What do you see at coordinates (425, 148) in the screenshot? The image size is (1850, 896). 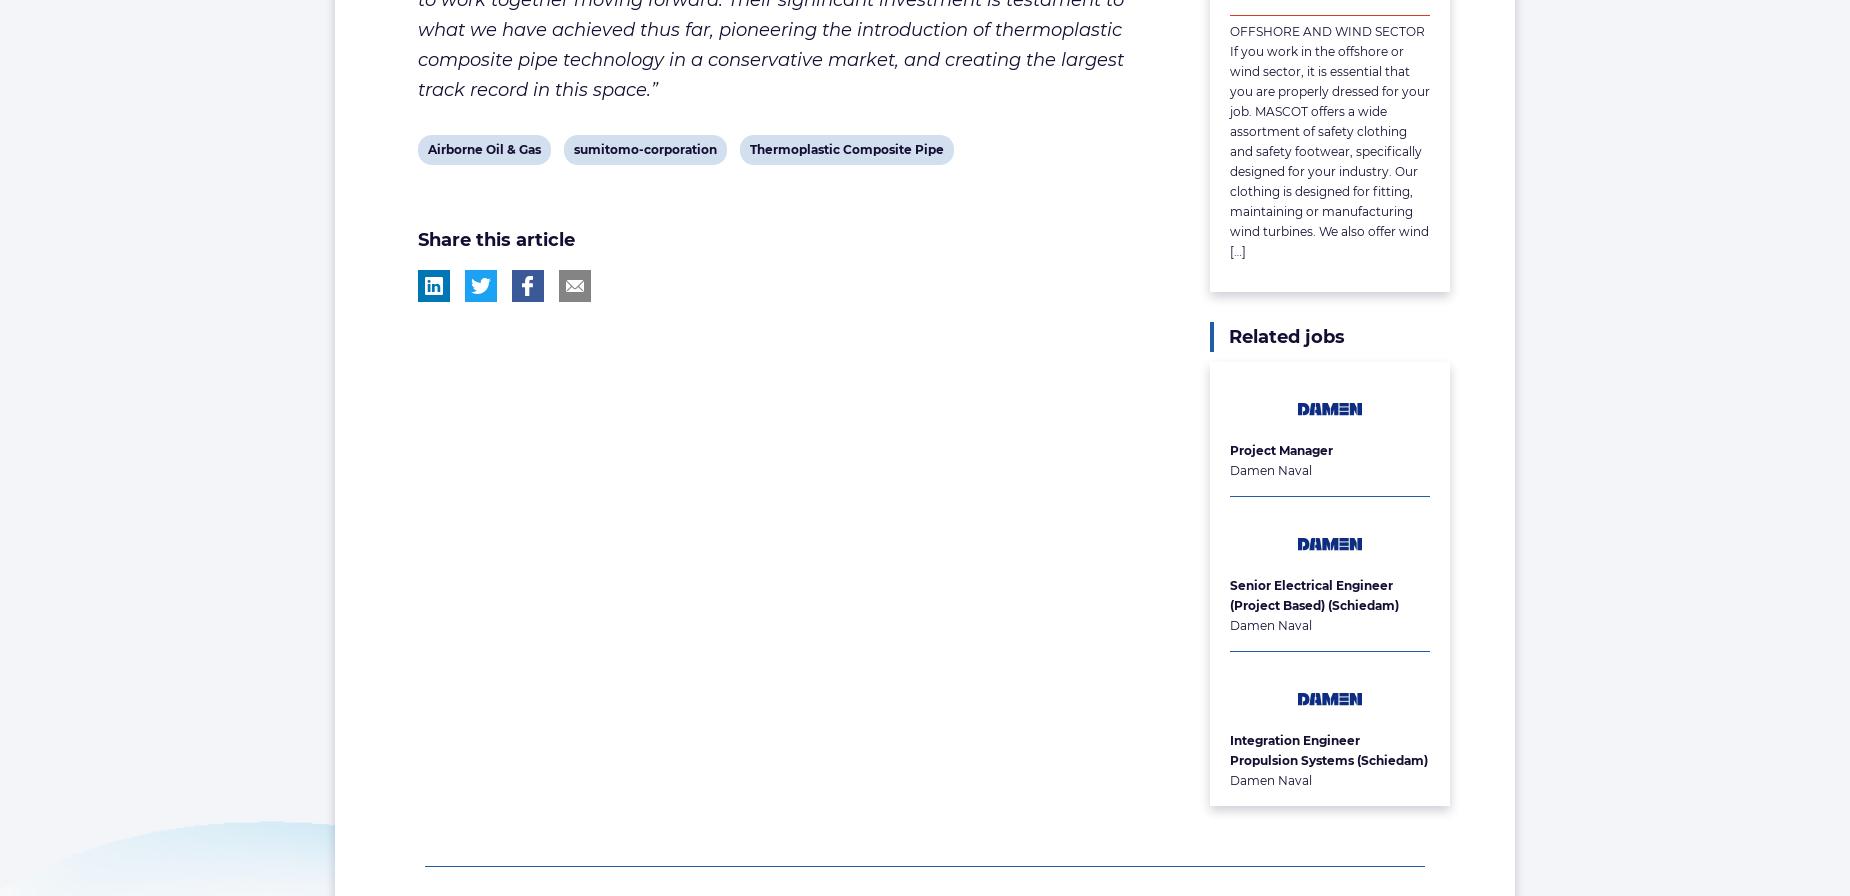 I see `'Airborne Oil & Gas'` at bounding box center [425, 148].